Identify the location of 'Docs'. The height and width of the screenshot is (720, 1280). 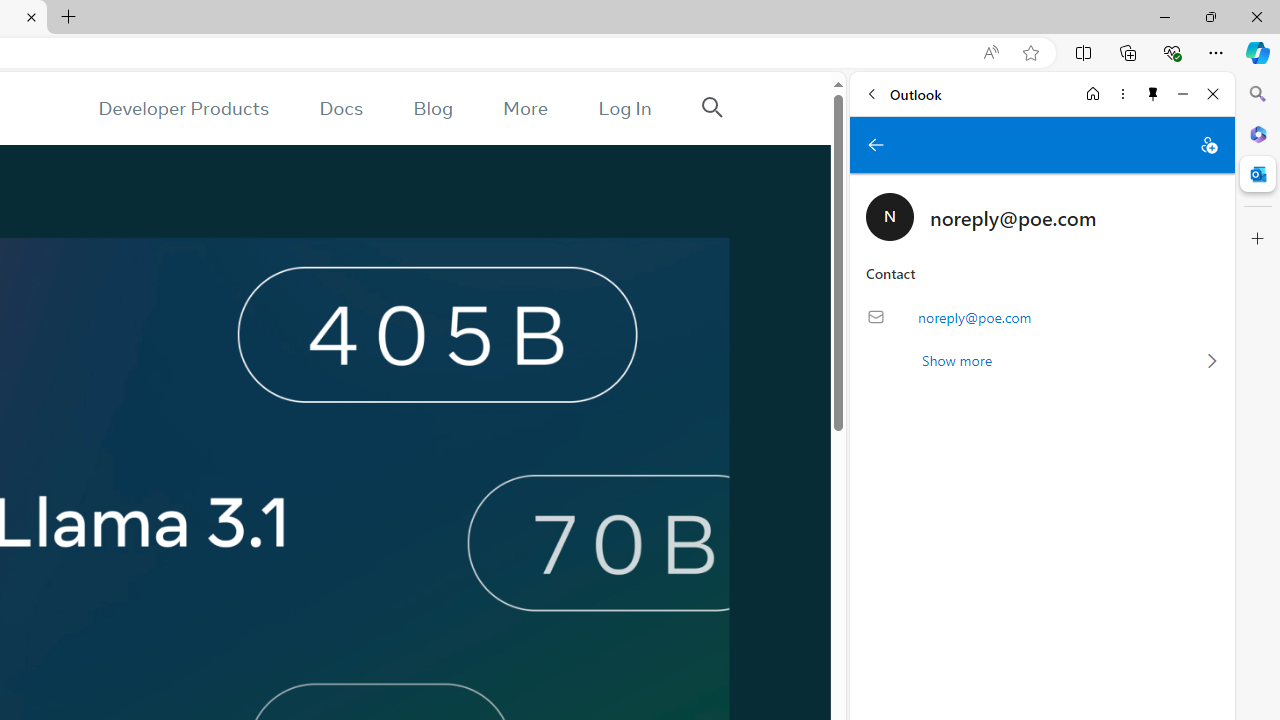
(341, 108).